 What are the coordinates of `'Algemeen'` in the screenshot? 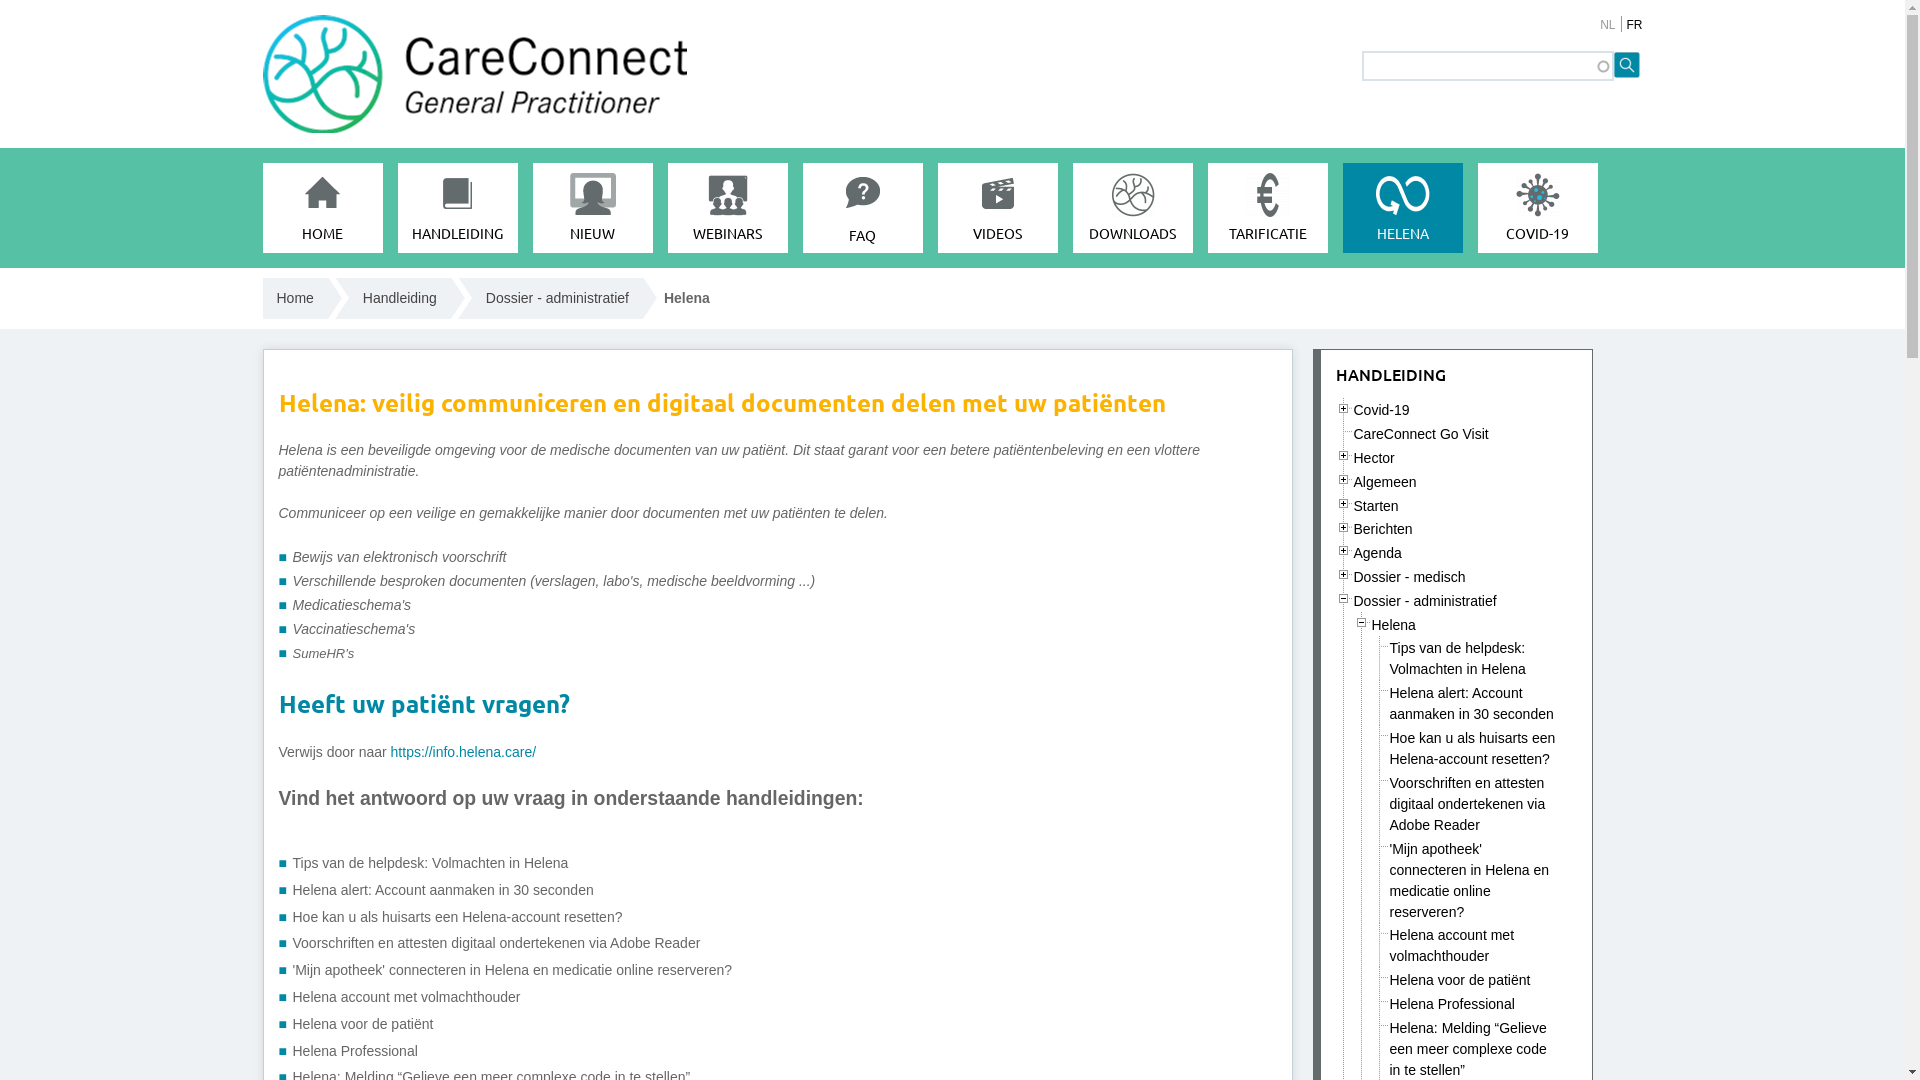 It's located at (1384, 482).